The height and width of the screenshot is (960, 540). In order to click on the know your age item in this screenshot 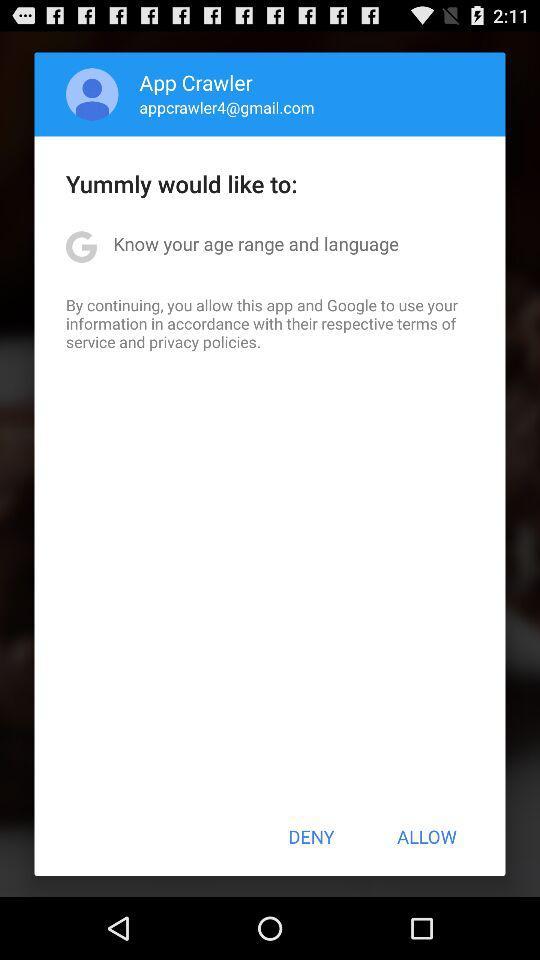, I will do `click(256, 242)`.